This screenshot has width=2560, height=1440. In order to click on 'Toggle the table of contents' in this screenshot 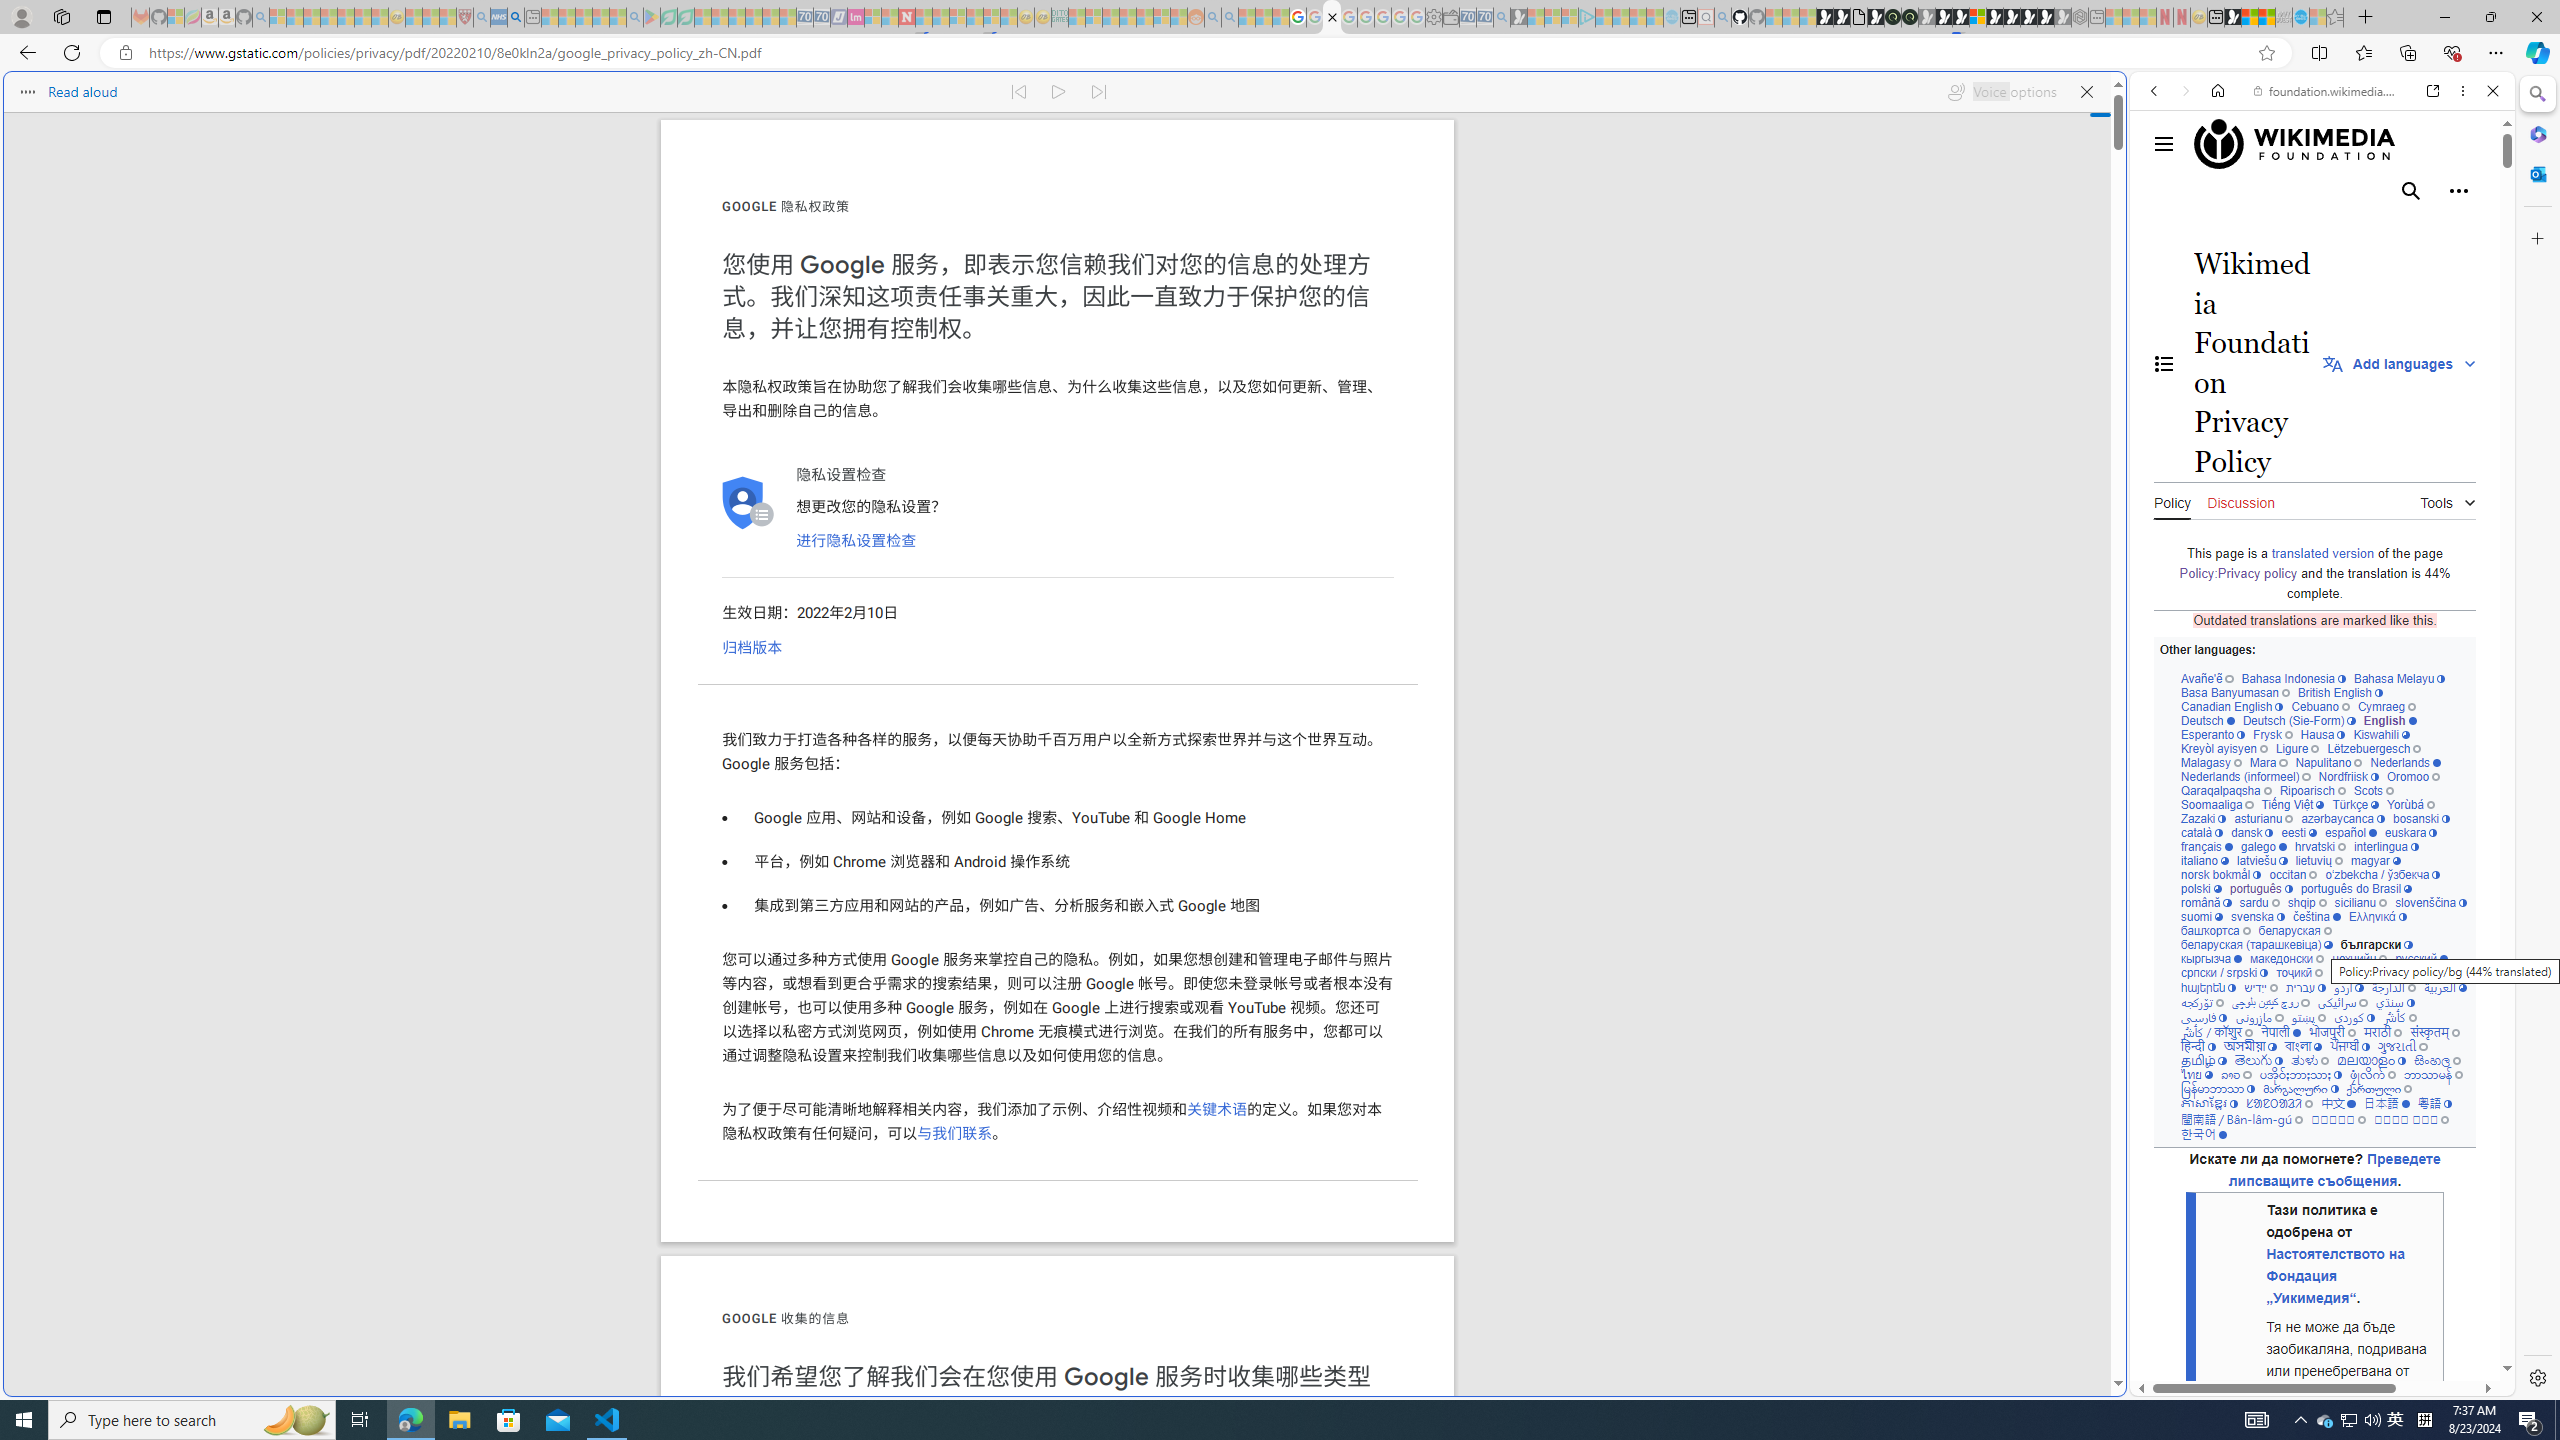, I will do `click(2164, 363)`.